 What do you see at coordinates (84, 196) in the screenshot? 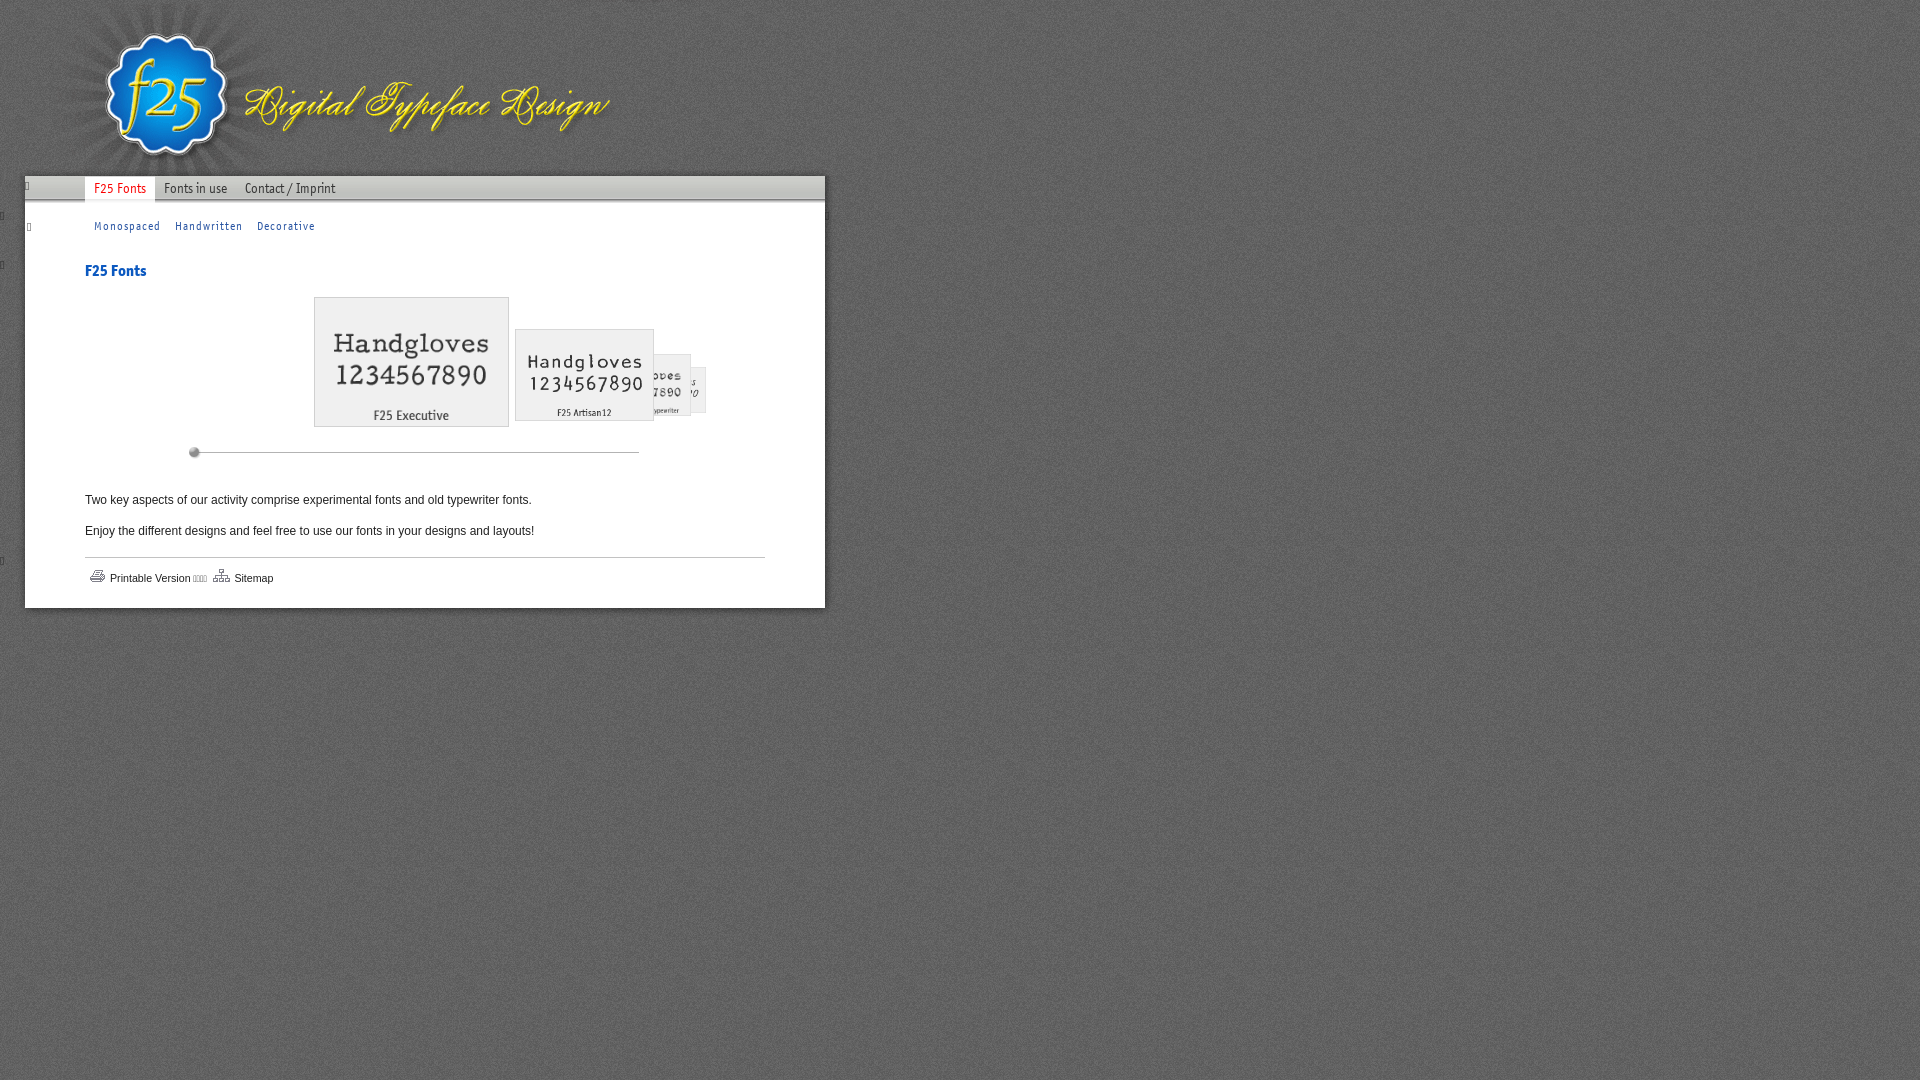
I see `'F25 Fonts'` at bounding box center [84, 196].